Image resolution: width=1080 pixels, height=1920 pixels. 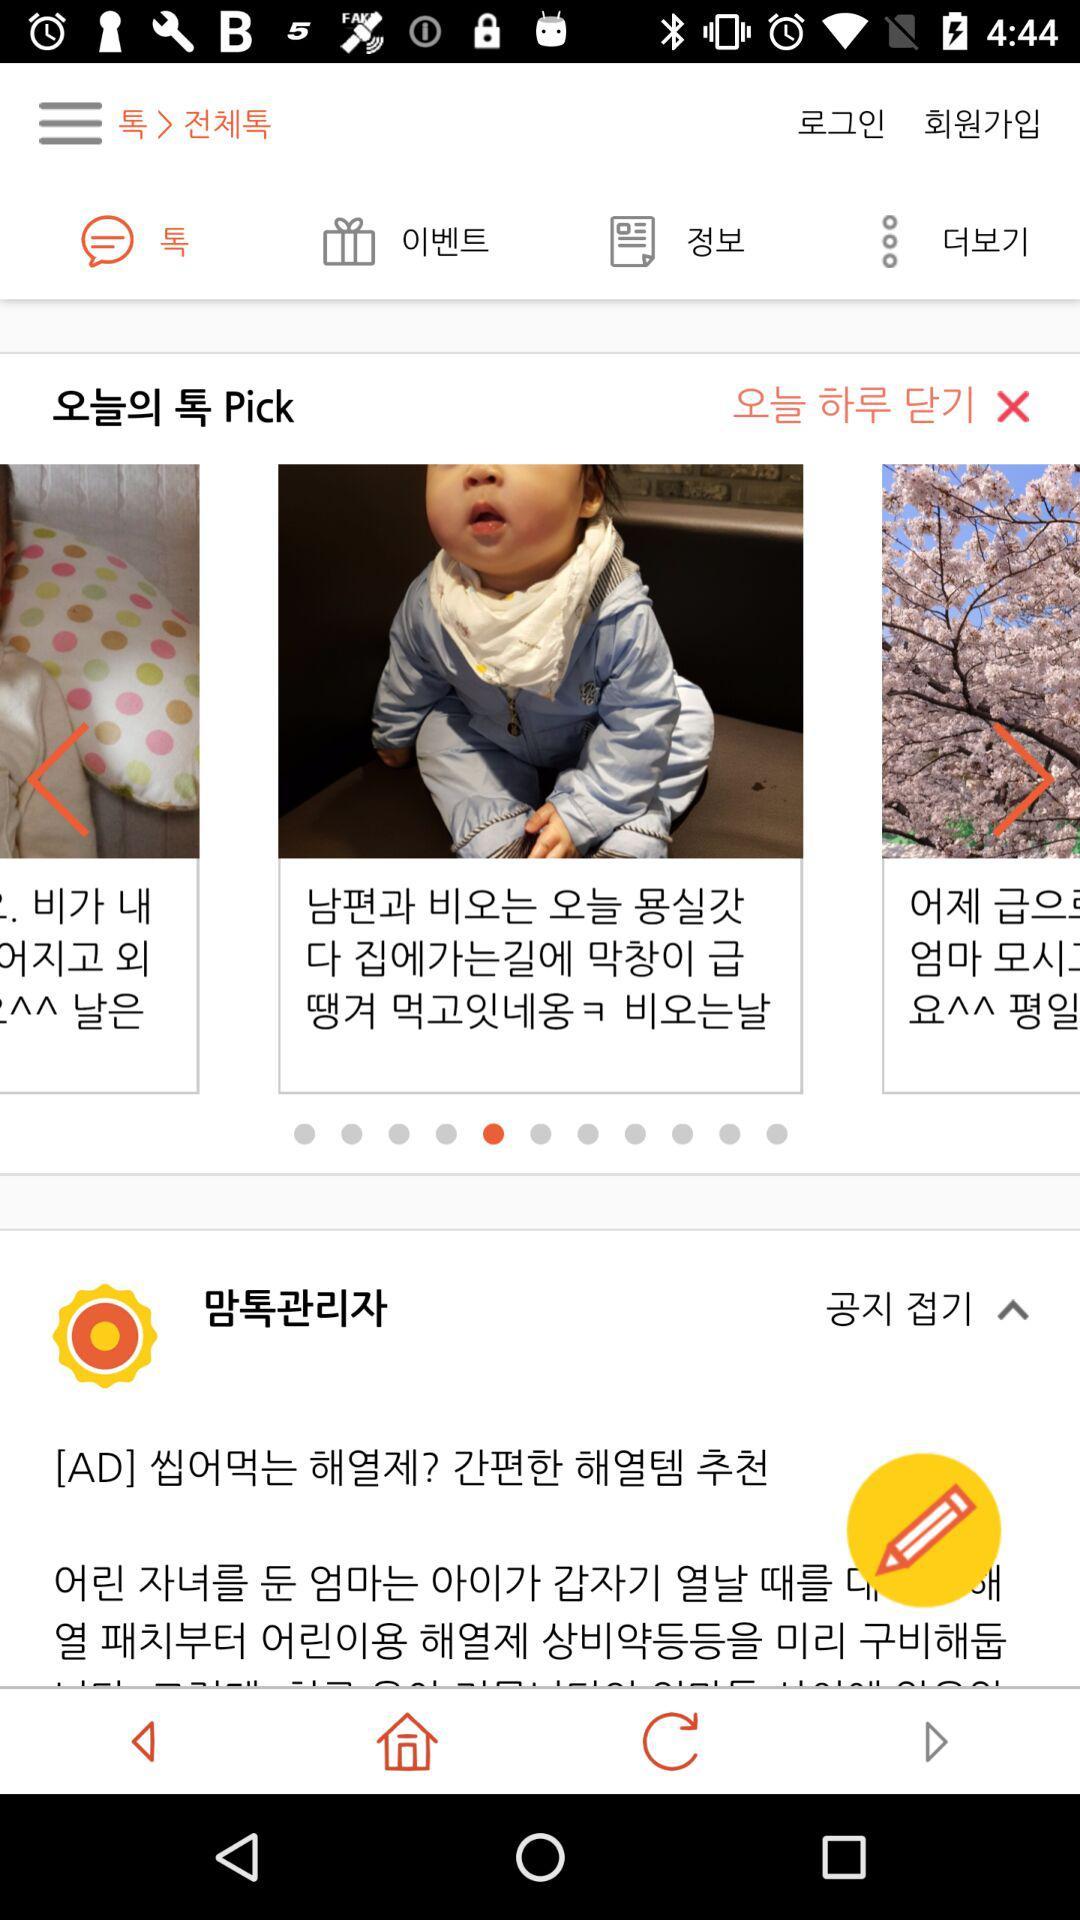 I want to click on the refresh icon, so click(x=671, y=1740).